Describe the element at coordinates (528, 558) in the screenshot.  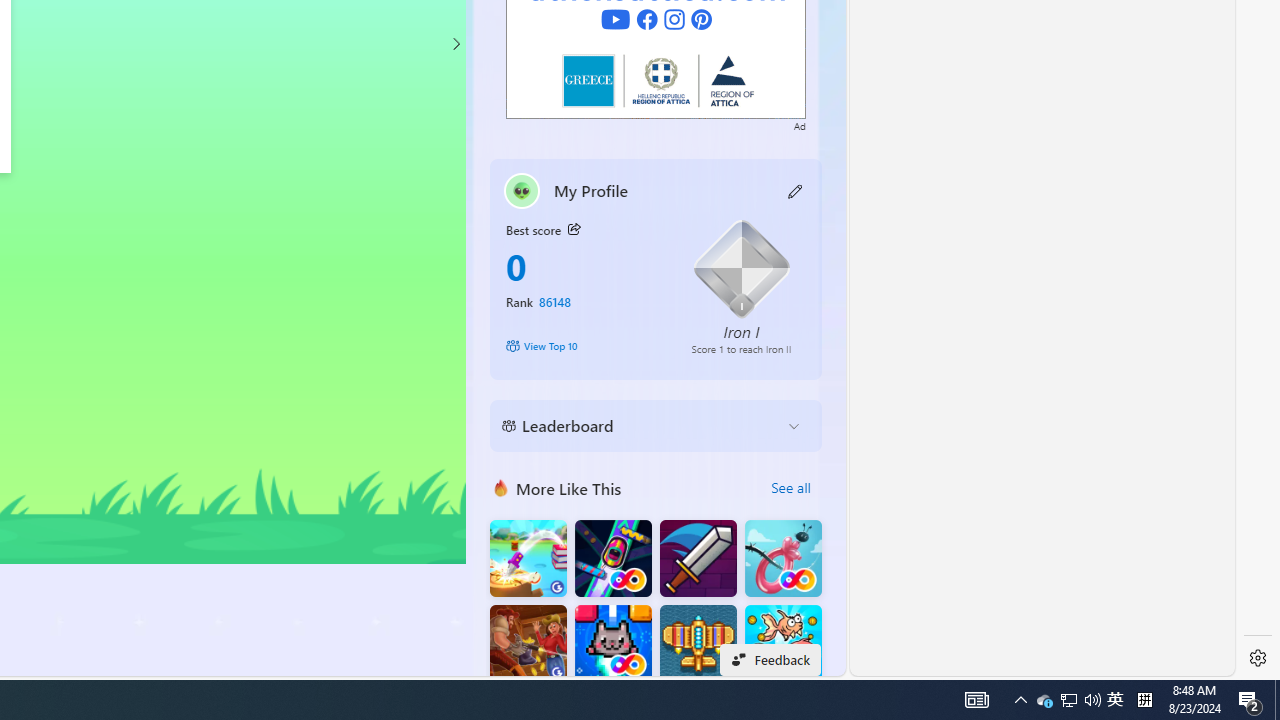
I see `'Knife Flip'` at that location.